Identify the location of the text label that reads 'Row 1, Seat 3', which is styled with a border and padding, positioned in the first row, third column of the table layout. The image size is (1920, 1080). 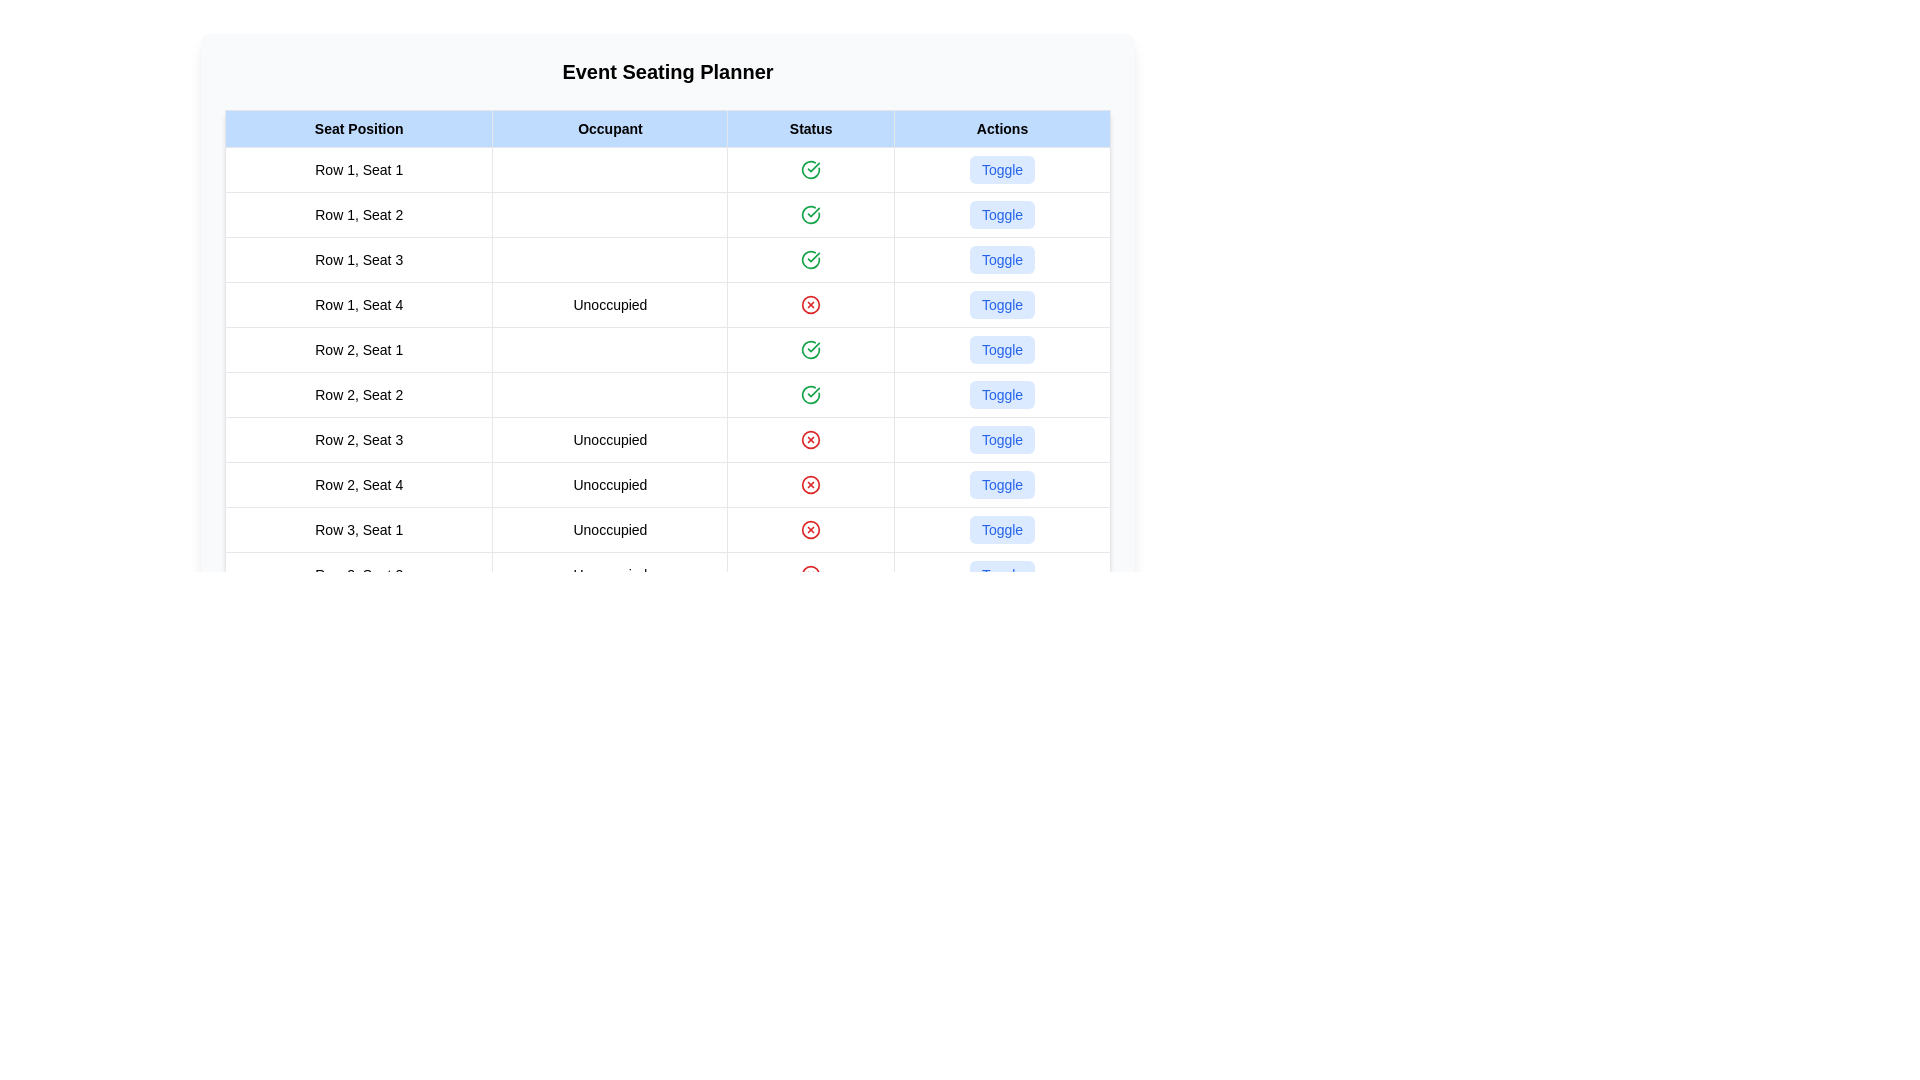
(359, 258).